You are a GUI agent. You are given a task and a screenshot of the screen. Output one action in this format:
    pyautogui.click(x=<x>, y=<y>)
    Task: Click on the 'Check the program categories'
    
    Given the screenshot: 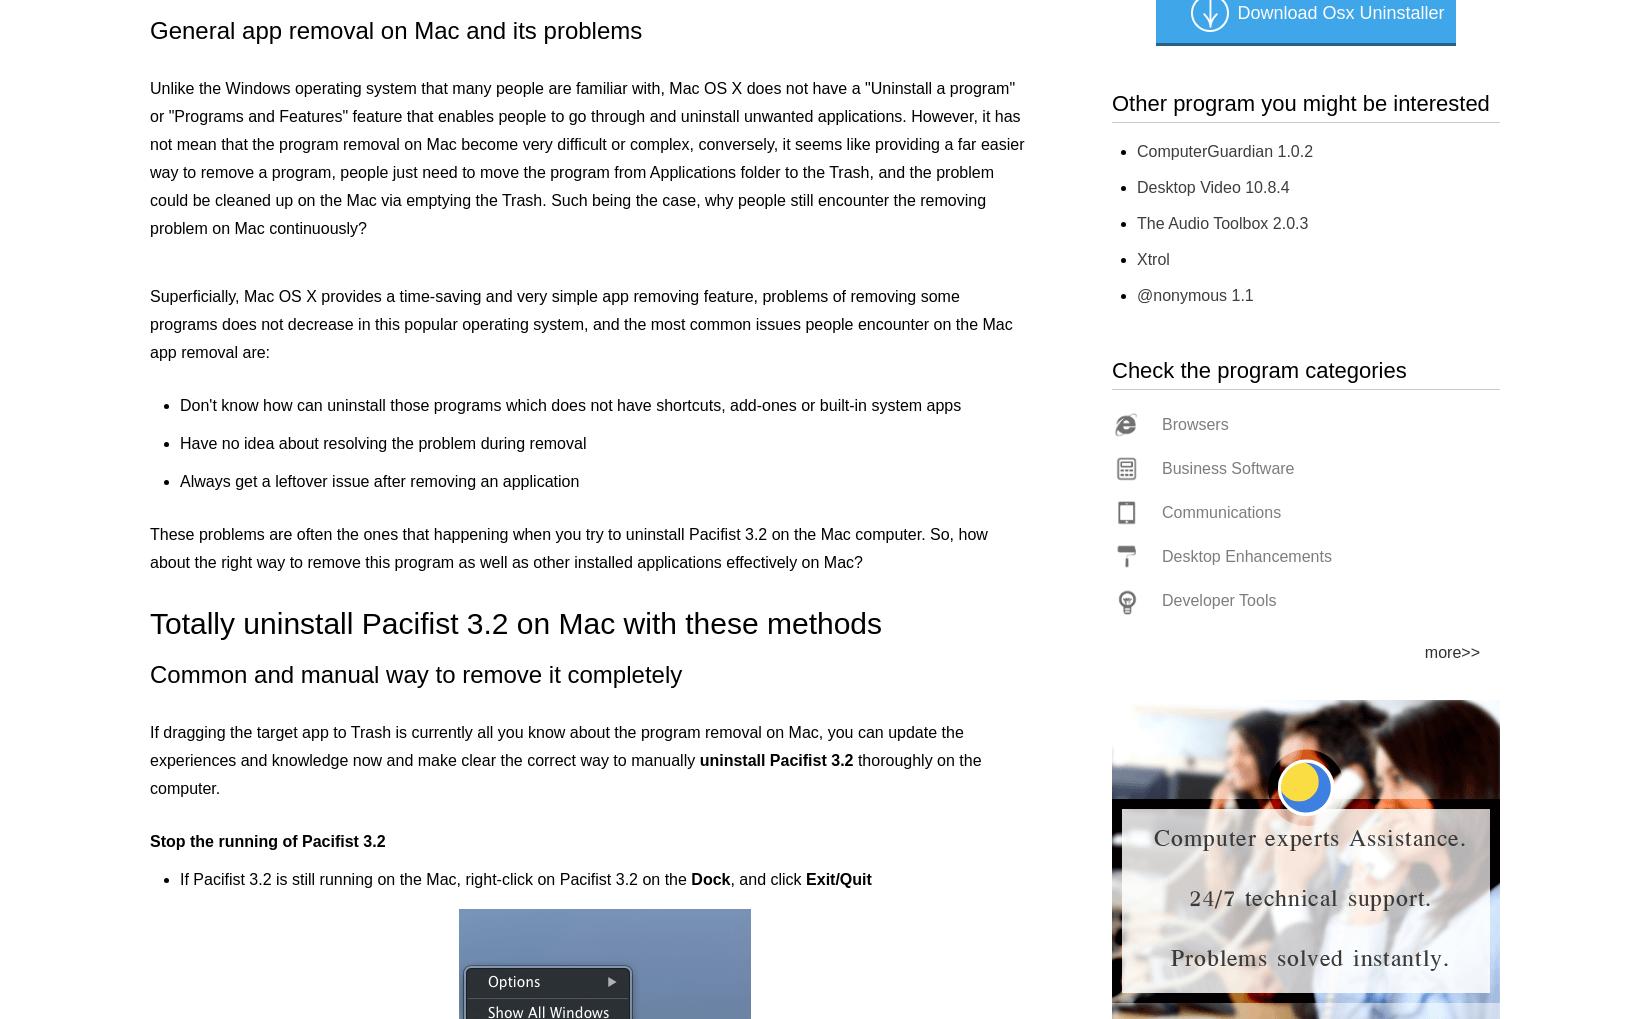 What is the action you would take?
    pyautogui.click(x=1257, y=370)
    